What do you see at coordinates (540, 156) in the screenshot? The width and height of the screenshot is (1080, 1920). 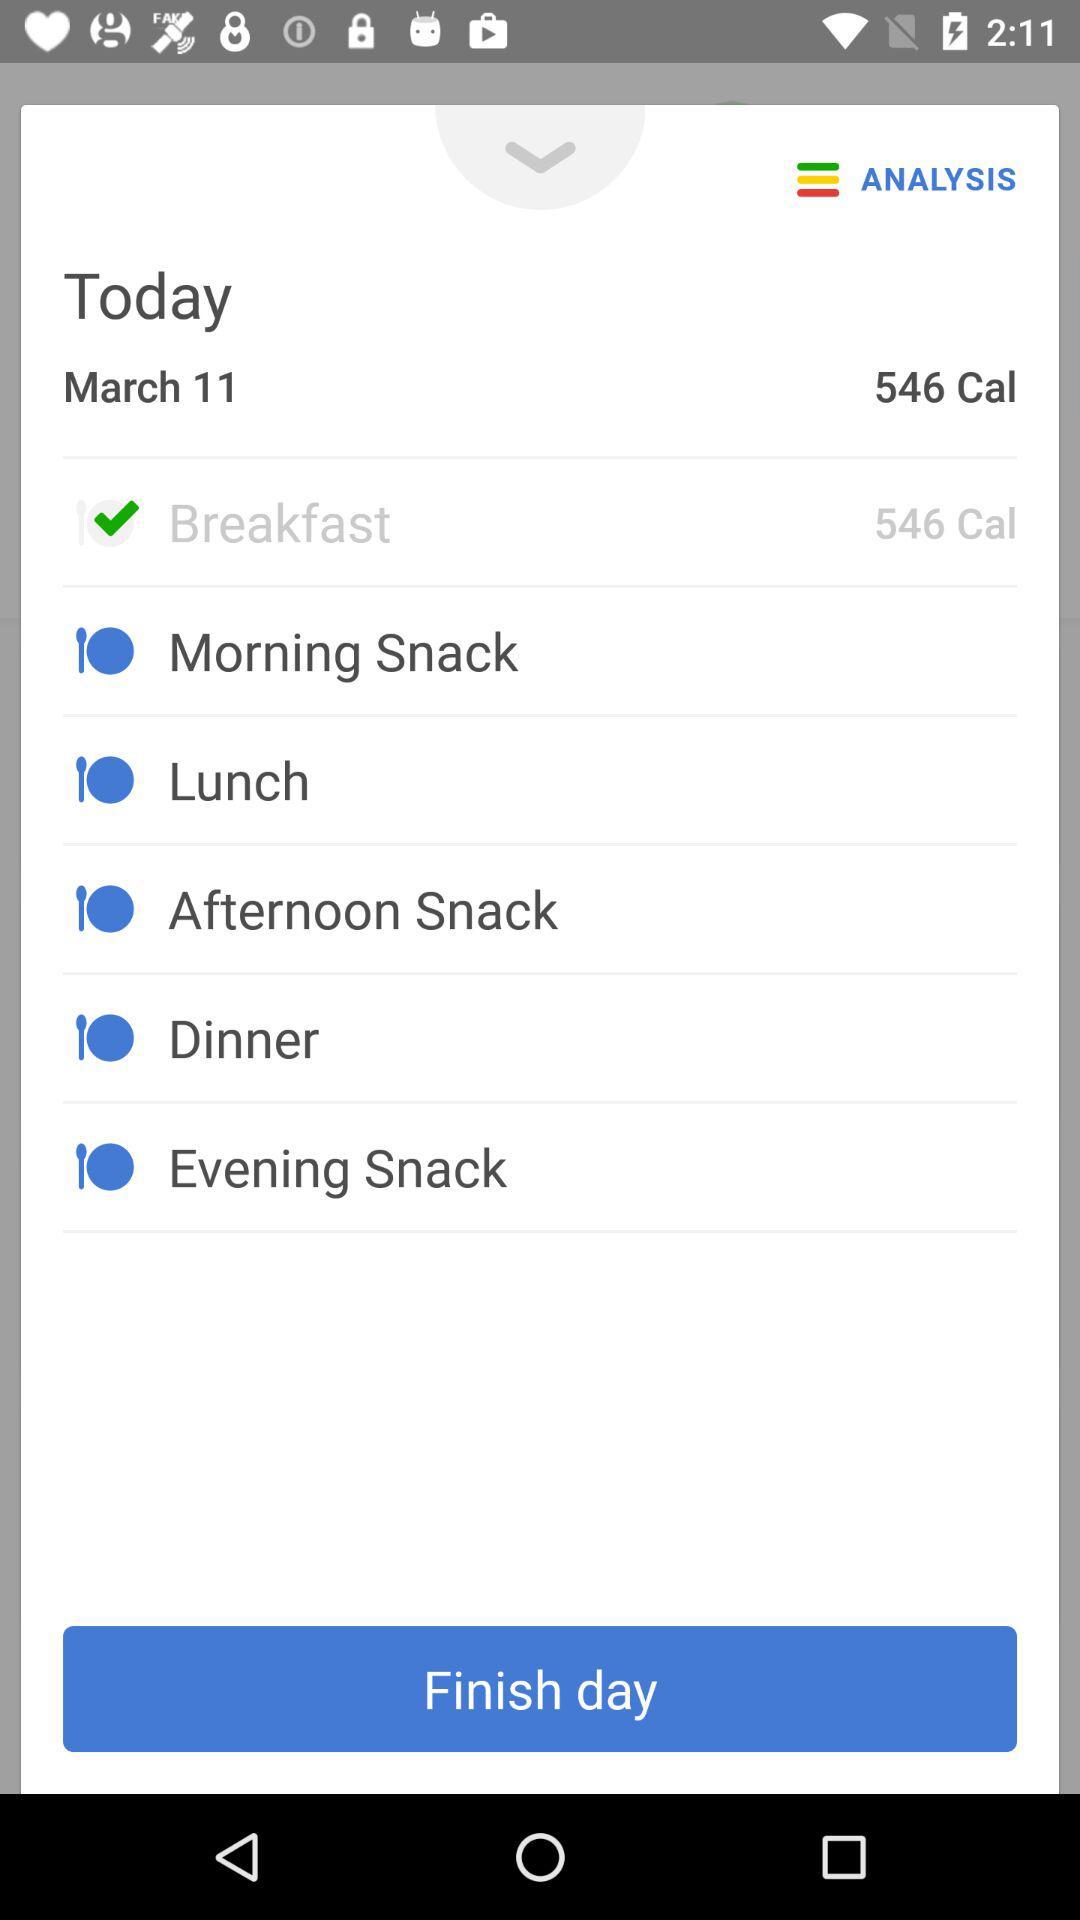 I see `the expand_more icon` at bounding box center [540, 156].